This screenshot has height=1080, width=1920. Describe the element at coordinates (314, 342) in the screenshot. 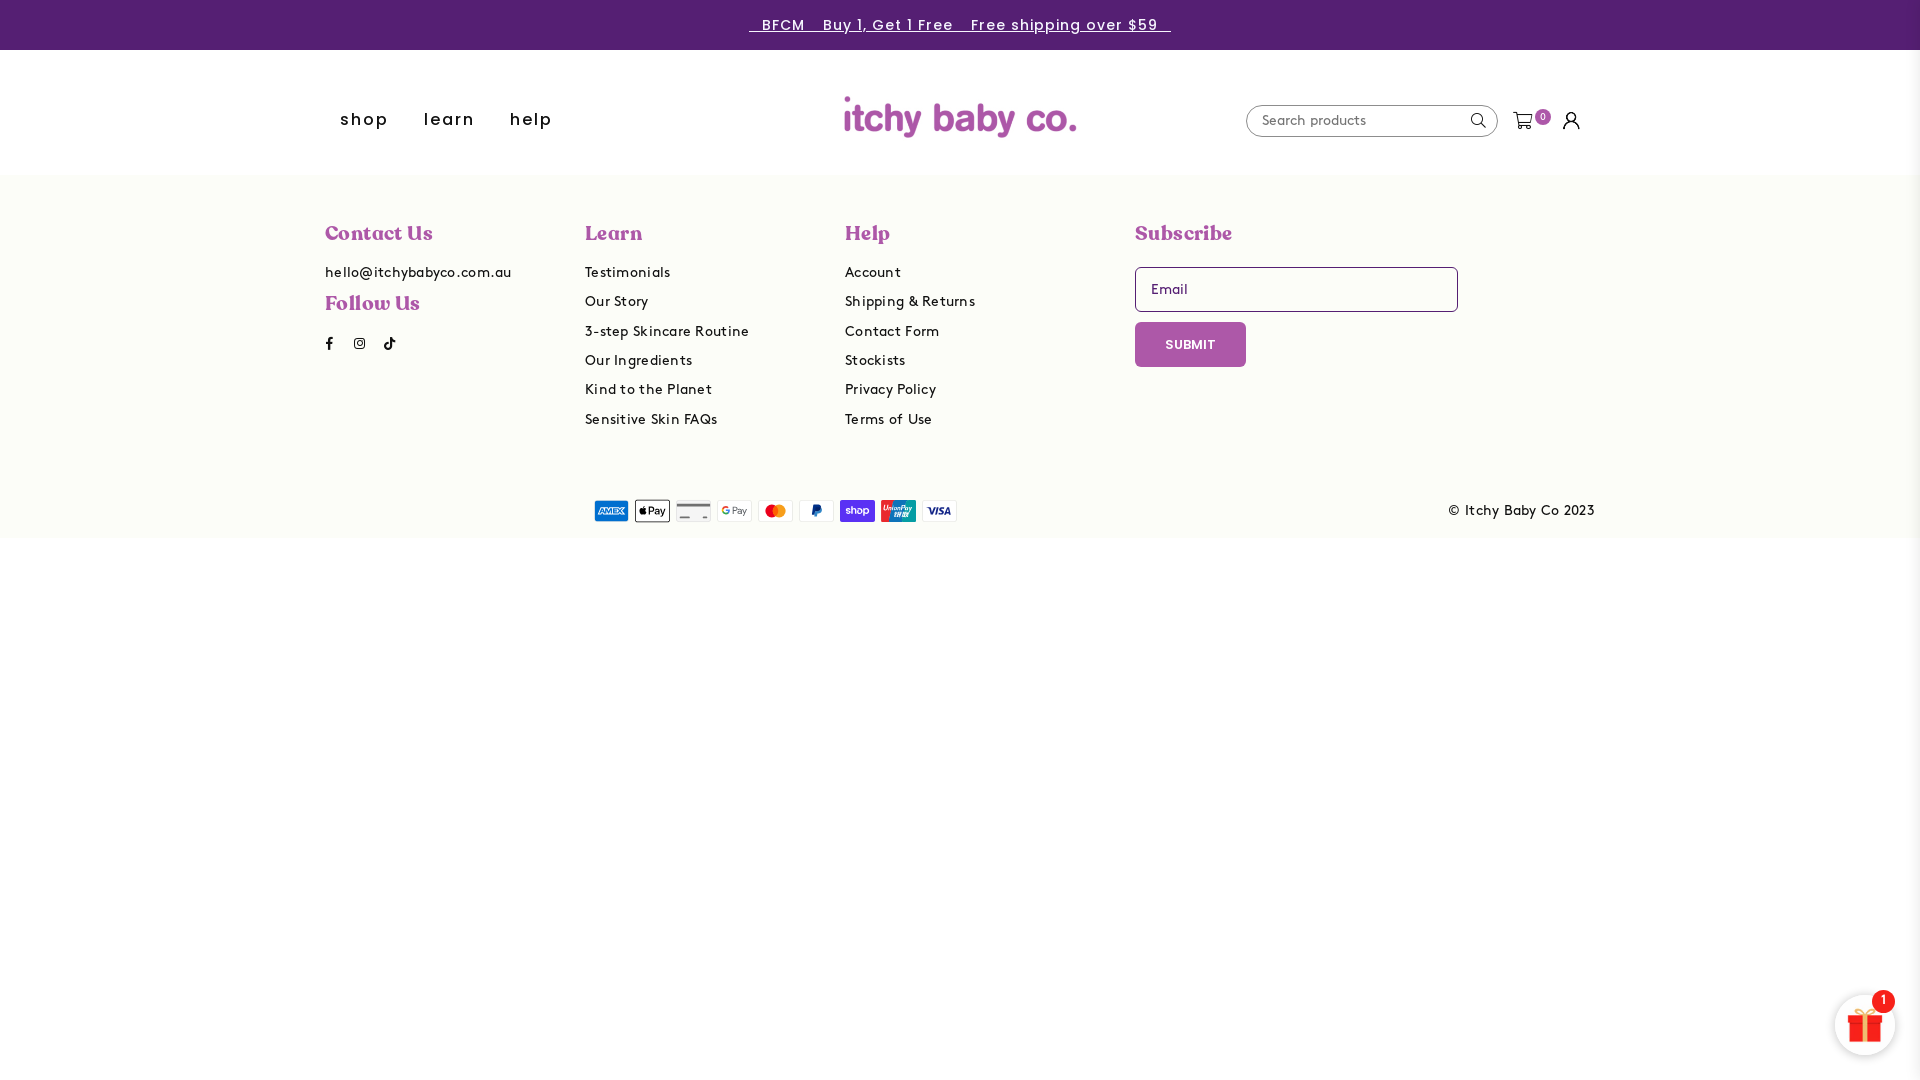

I see `'Facebook'` at that location.